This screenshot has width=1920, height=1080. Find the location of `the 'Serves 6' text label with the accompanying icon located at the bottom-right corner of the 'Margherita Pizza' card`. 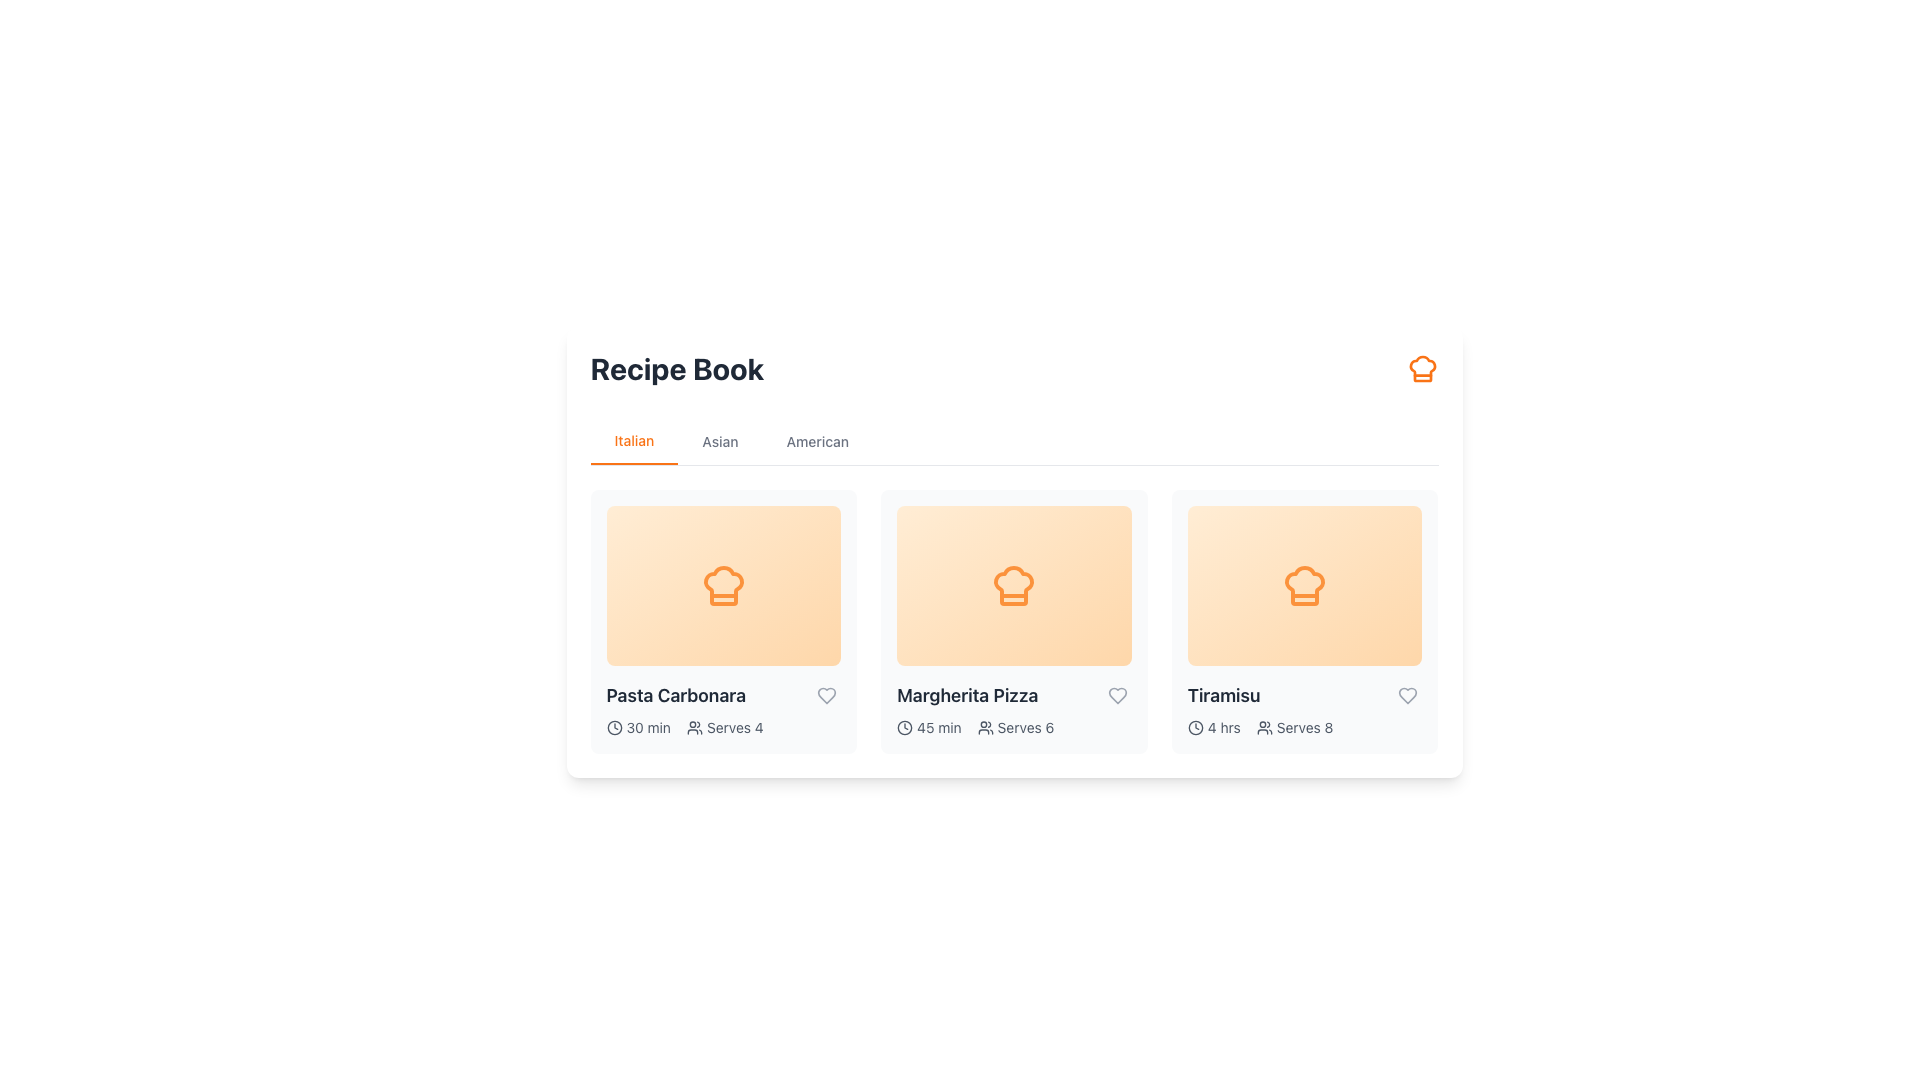

the 'Serves 6' text label with the accompanying icon located at the bottom-right corner of the 'Margherita Pizza' card is located at coordinates (1016, 728).